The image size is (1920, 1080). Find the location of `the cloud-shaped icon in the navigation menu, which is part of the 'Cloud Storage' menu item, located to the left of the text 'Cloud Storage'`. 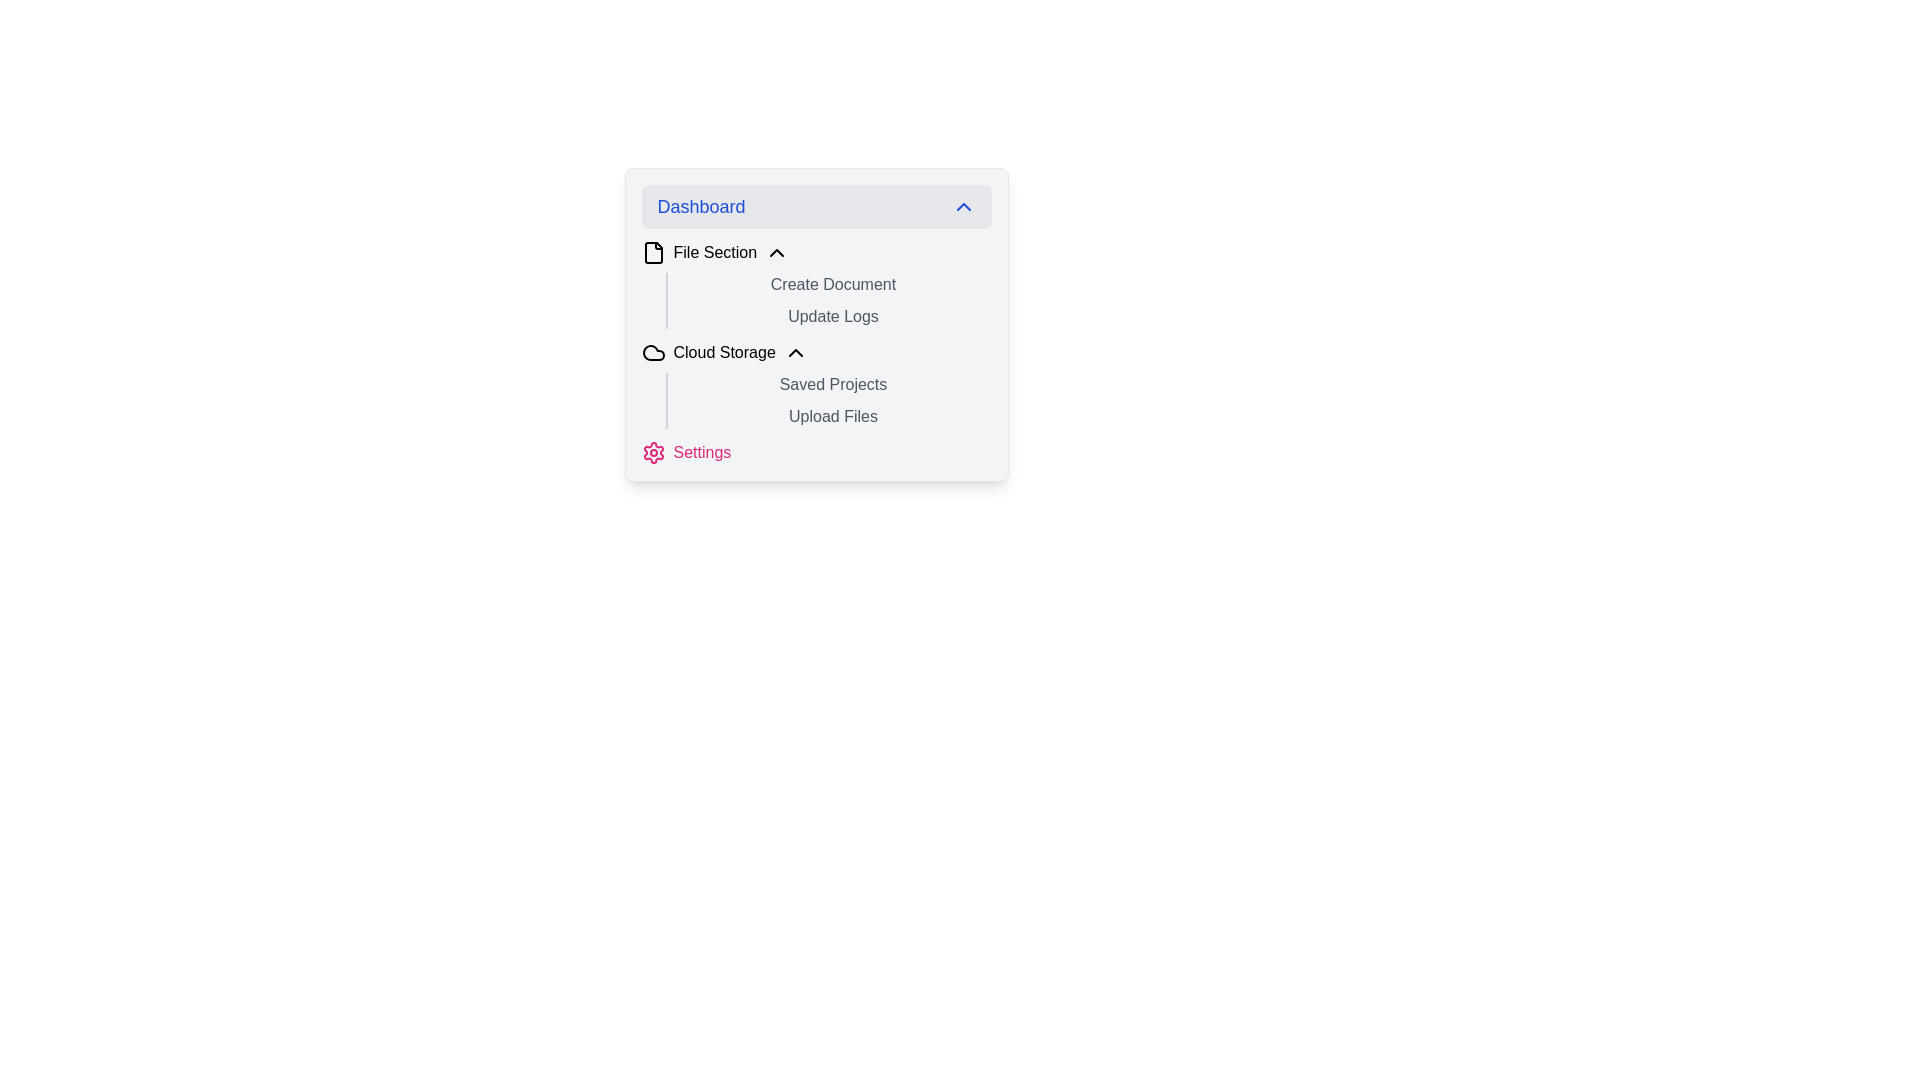

the cloud-shaped icon in the navigation menu, which is part of the 'Cloud Storage' menu item, located to the left of the text 'Cloud Storage' is located at coordinates (653, 352).